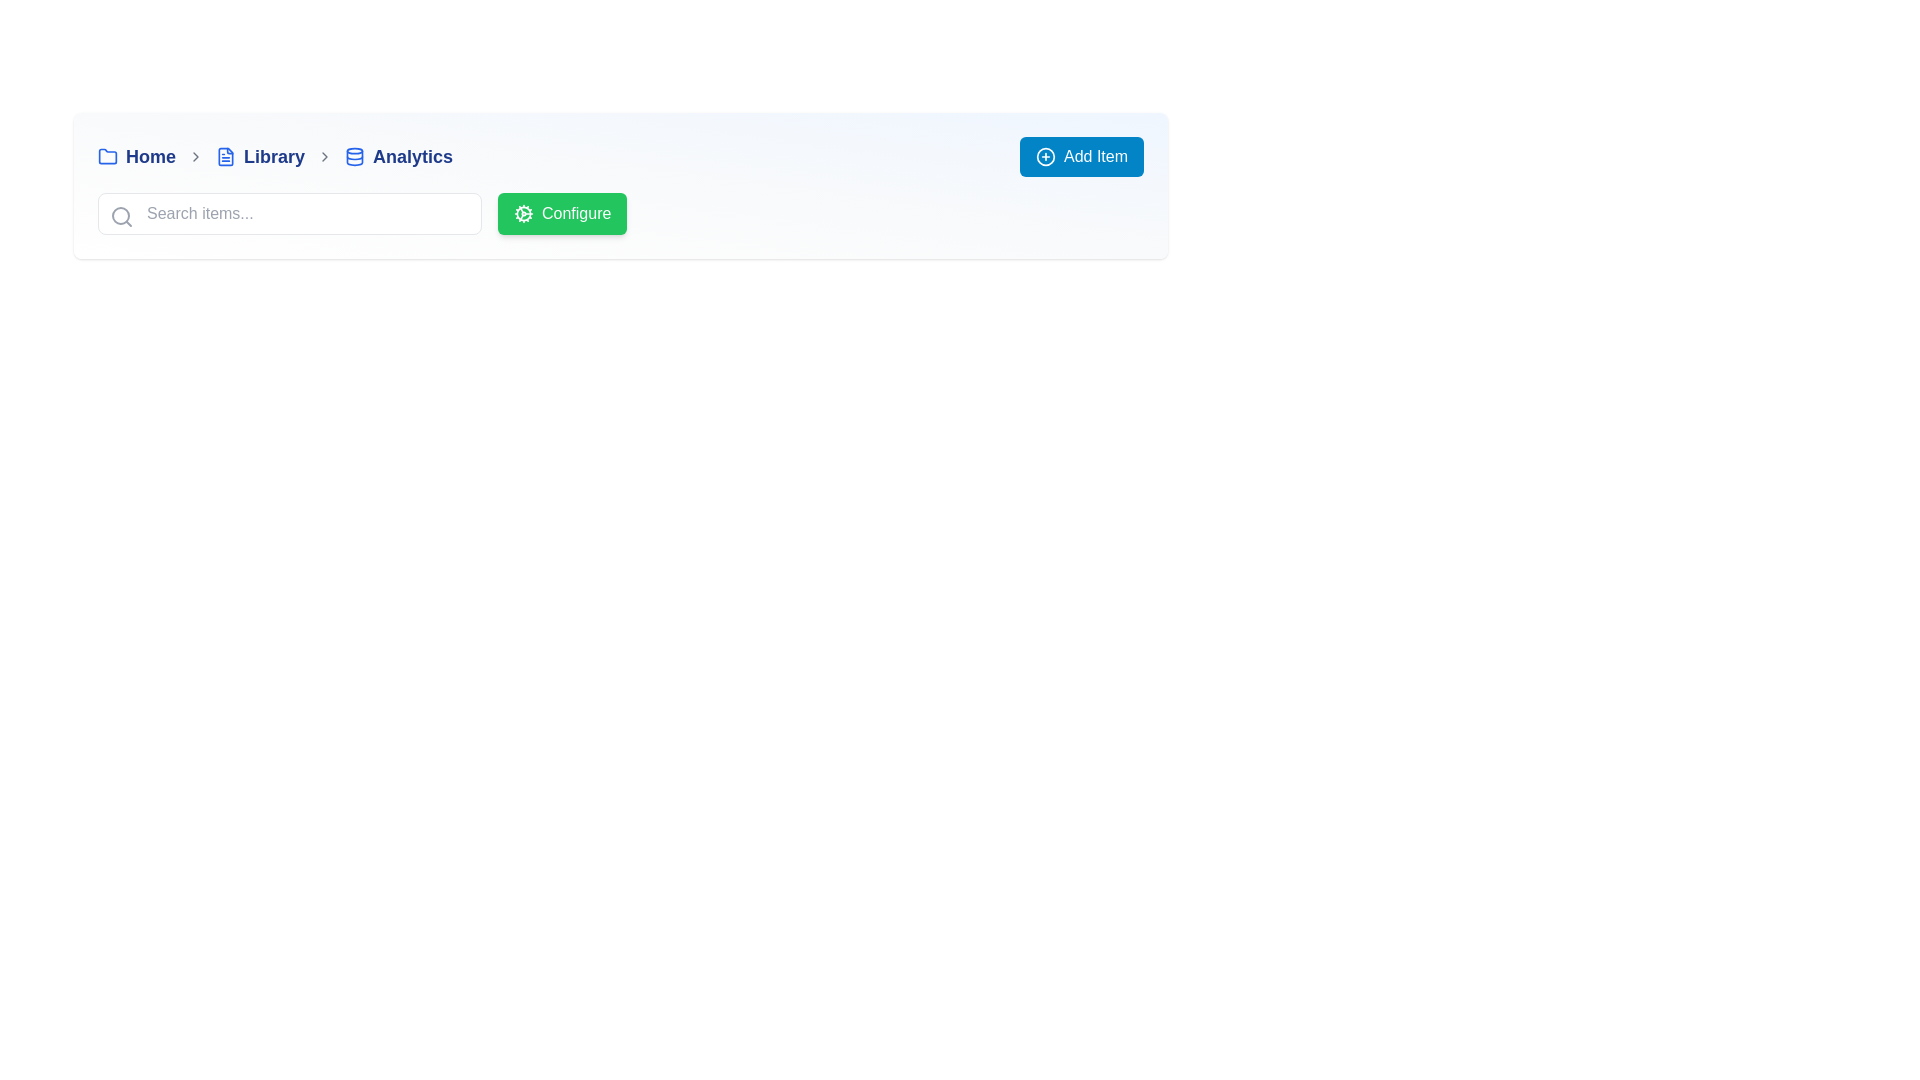 Image resolution: width=1920 pixels, height=1080 pixels. Describe the element at coordinates (523, 213) in the screenshot. I see `the cogwheel icon located within the green 'Configure' button` at that location.